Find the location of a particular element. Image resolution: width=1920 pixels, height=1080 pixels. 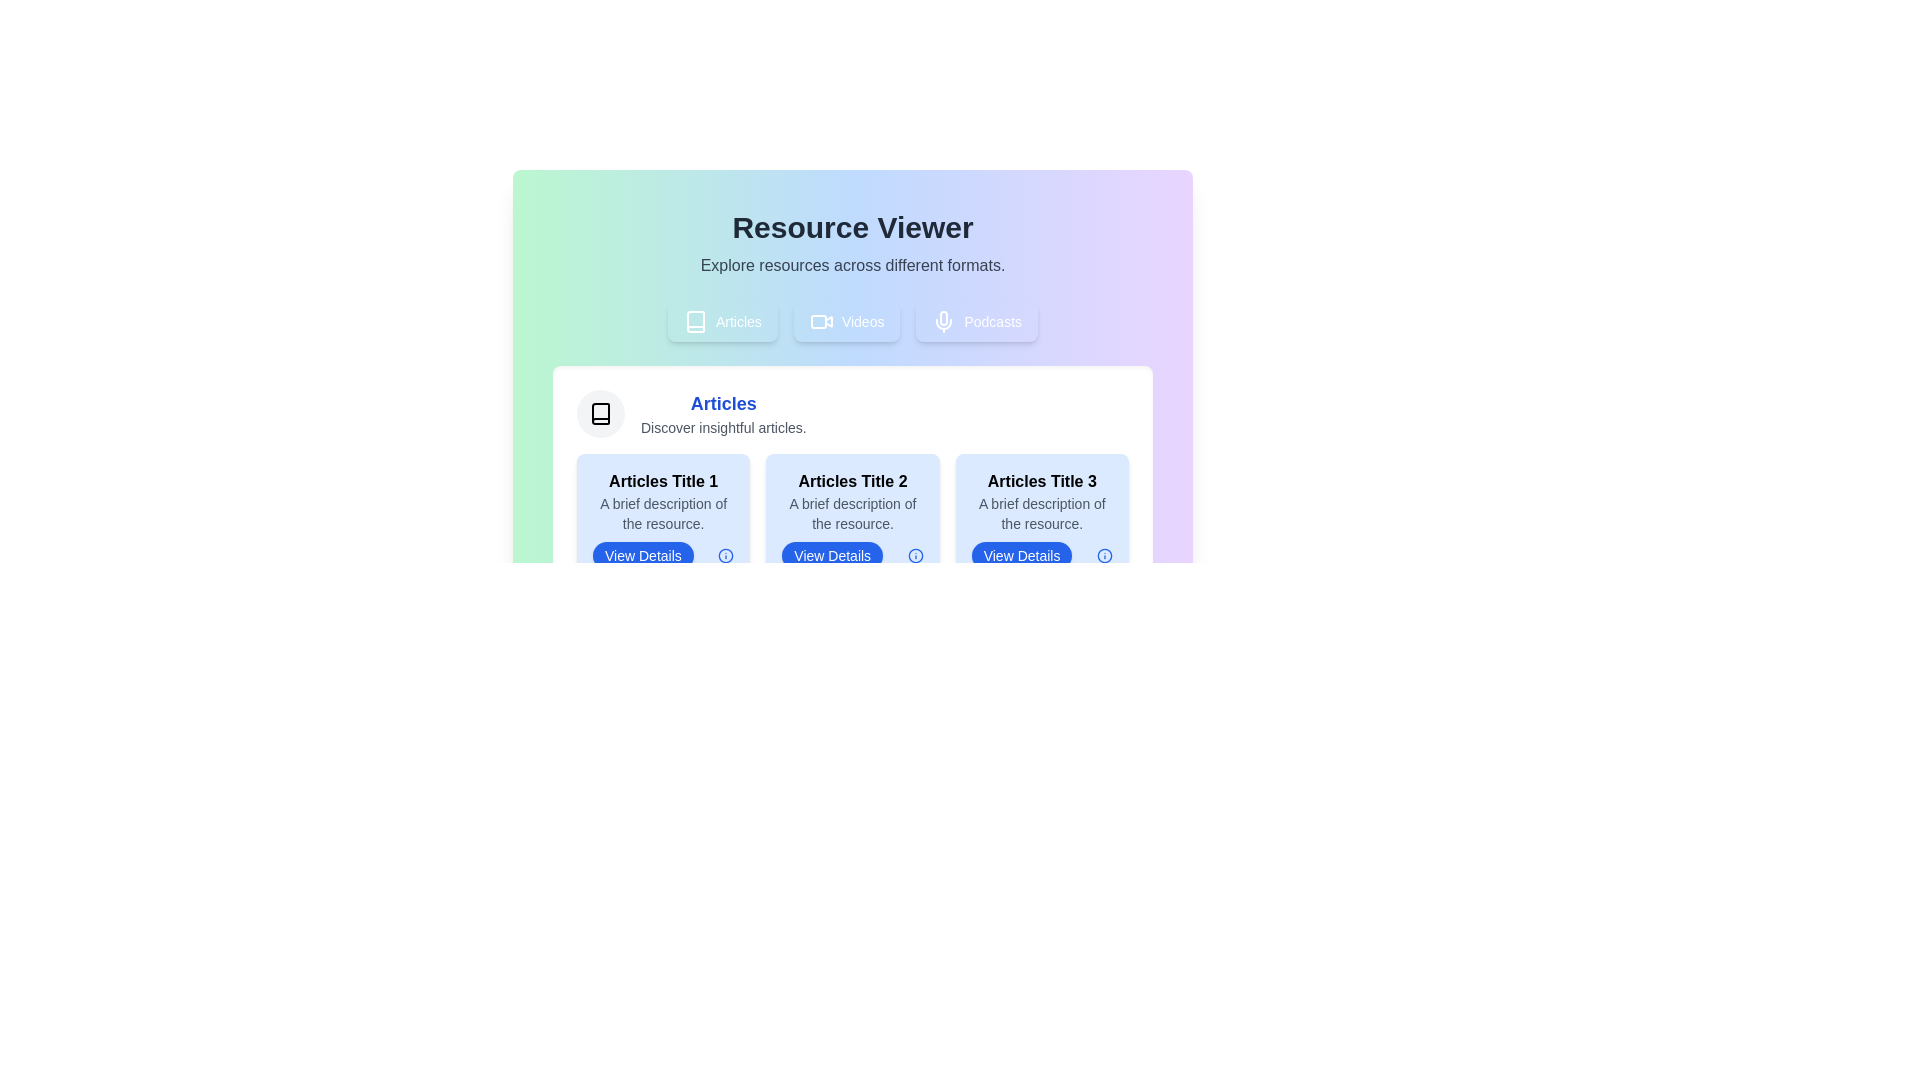

the 'Podcasts' button, which is the third button in a horizontal group of three buttons labeled 'Articles', 'Videos', and 'Podcasts' is located at coordinates (977, 320).